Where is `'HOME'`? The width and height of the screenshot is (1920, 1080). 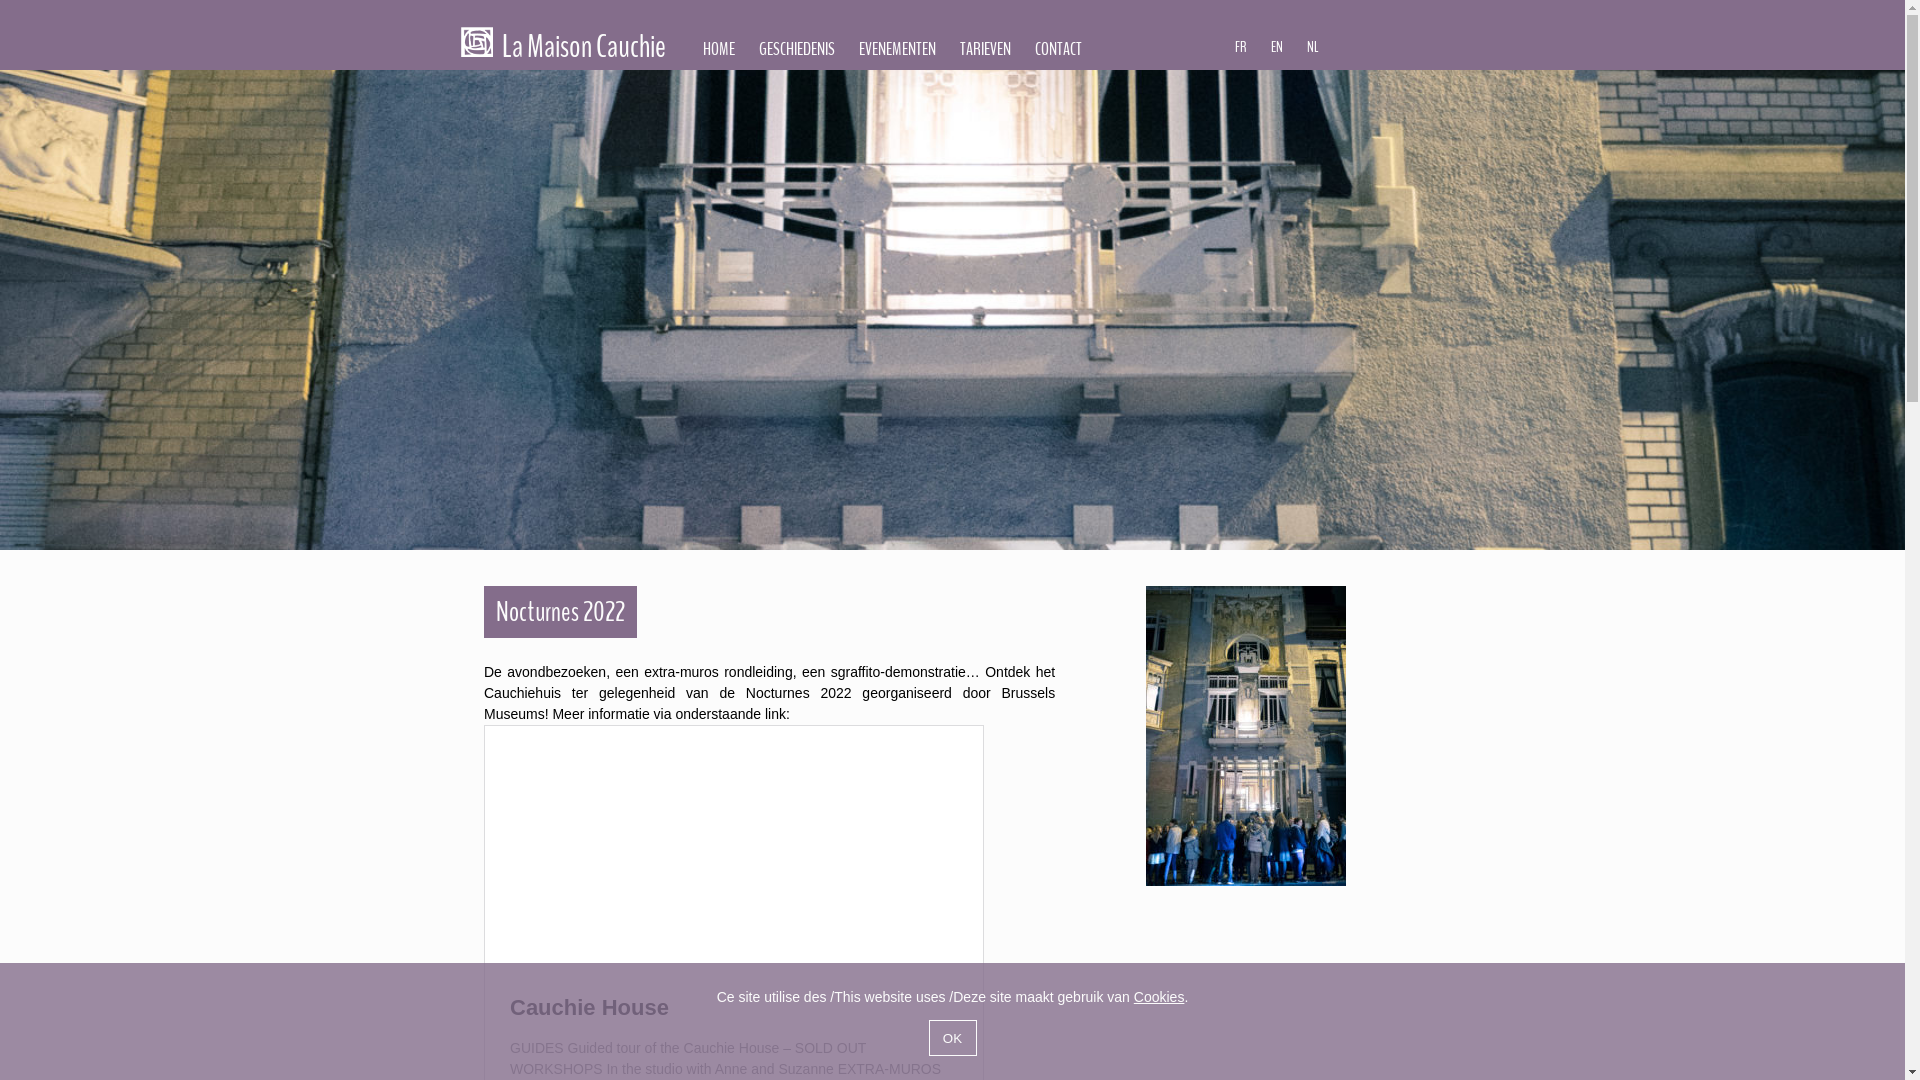
'HOME' is located at coordinates (719, 48).